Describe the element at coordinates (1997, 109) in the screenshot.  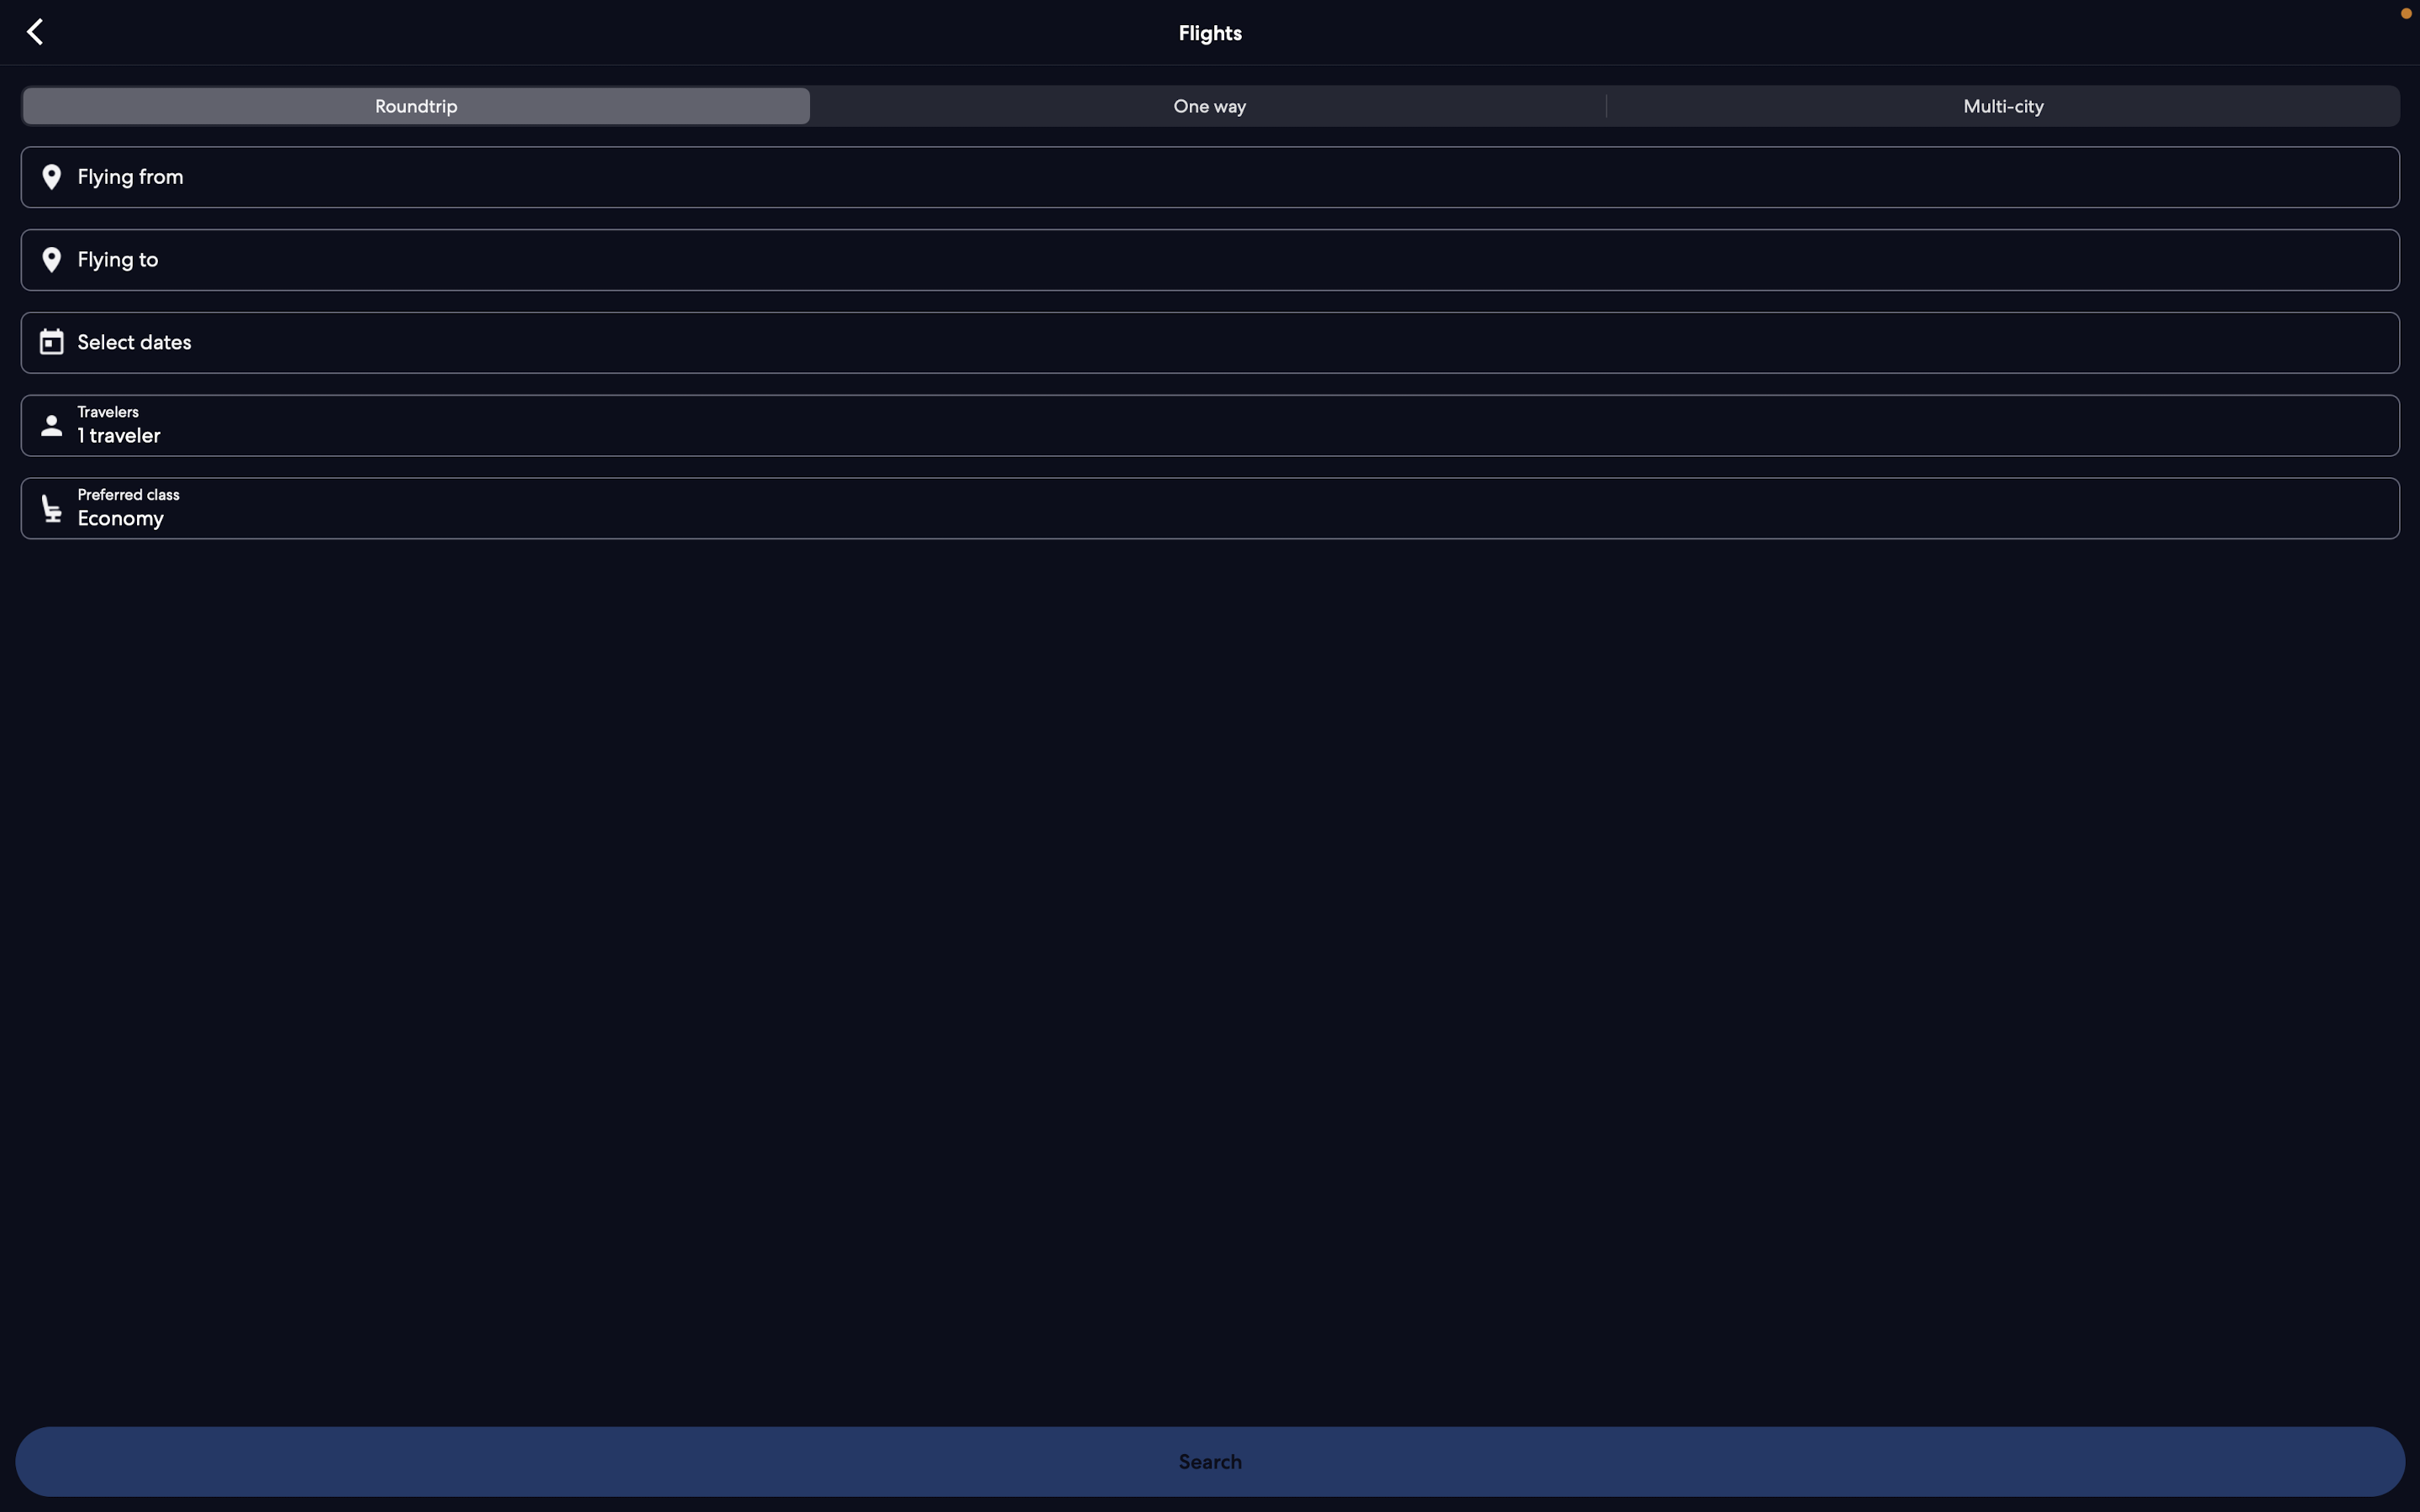
I see `the option to reserve flight for more than one city` at that location.